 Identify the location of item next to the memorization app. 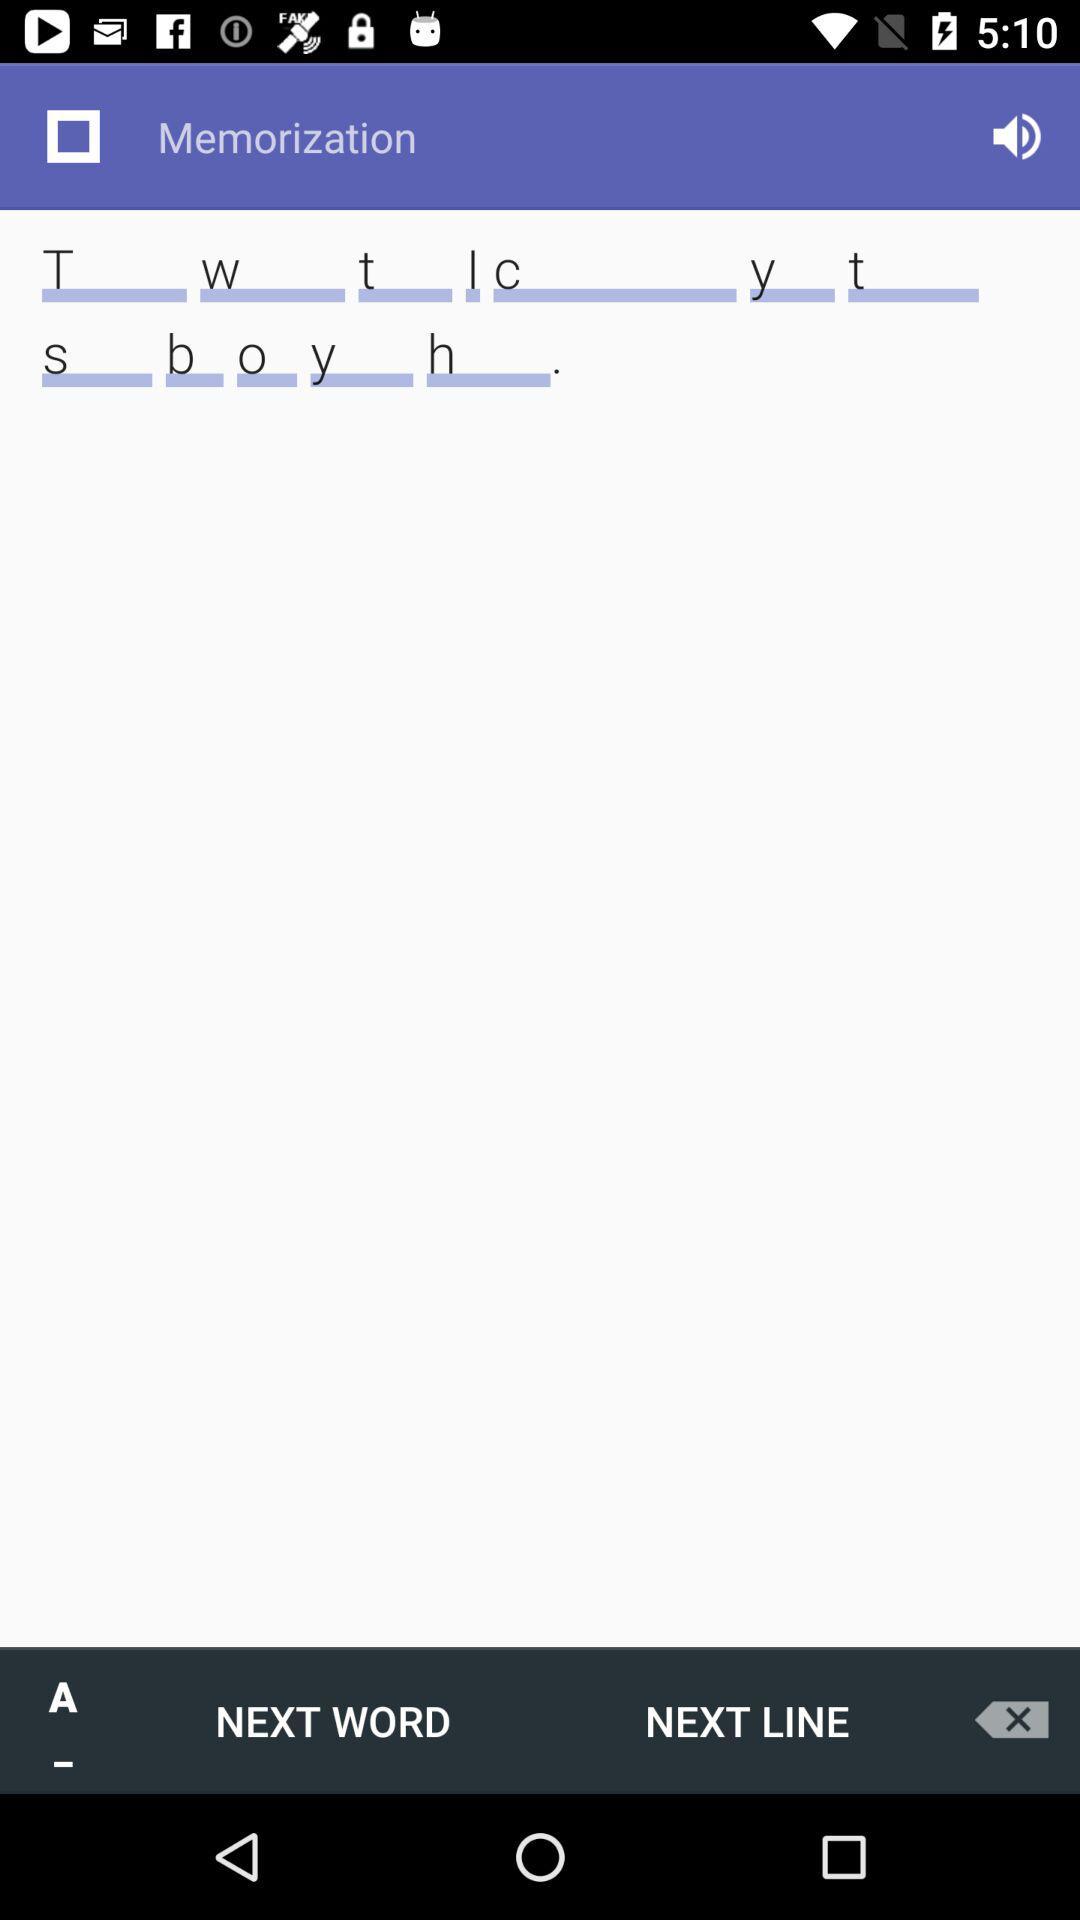
(72, 135).